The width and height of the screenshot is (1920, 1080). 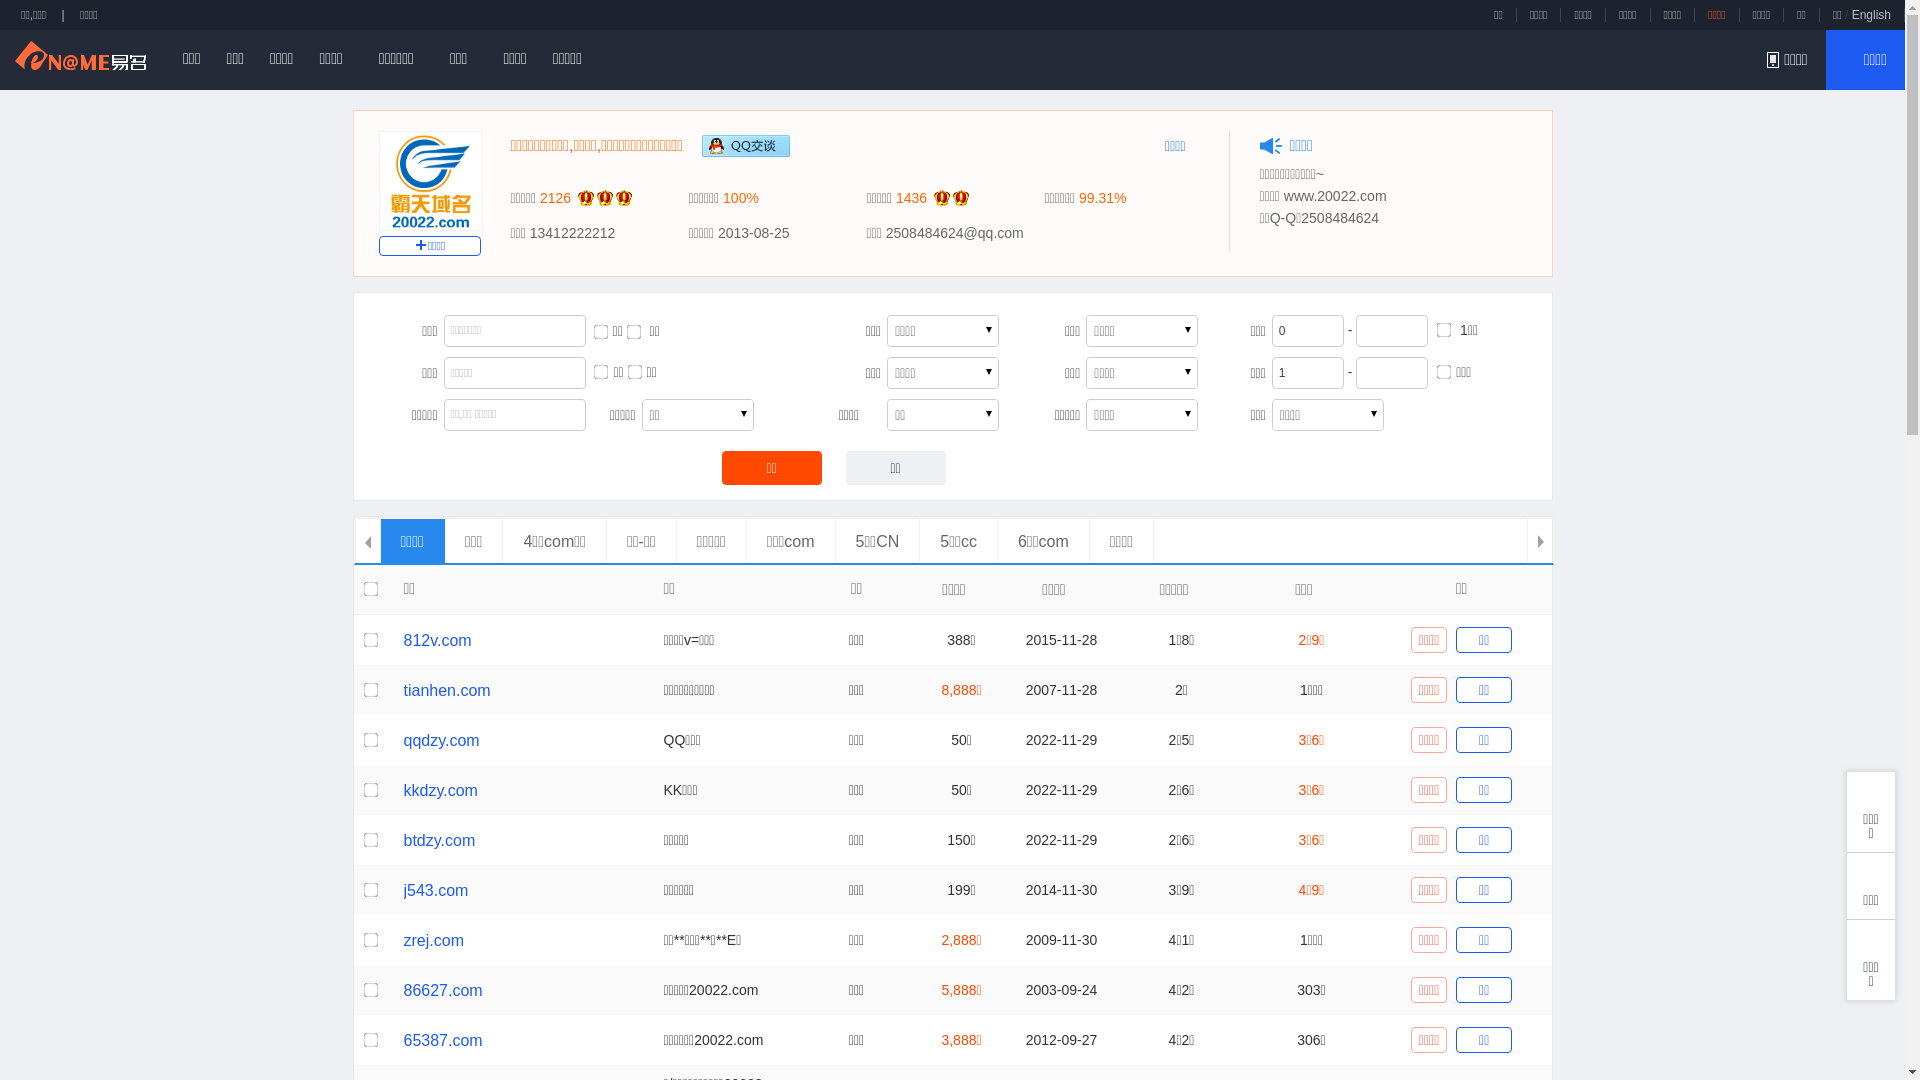 What do you see at coordinates (432, 940) in the screenshot?
I see `'zrej.com'` at bounding box center [432, 940].